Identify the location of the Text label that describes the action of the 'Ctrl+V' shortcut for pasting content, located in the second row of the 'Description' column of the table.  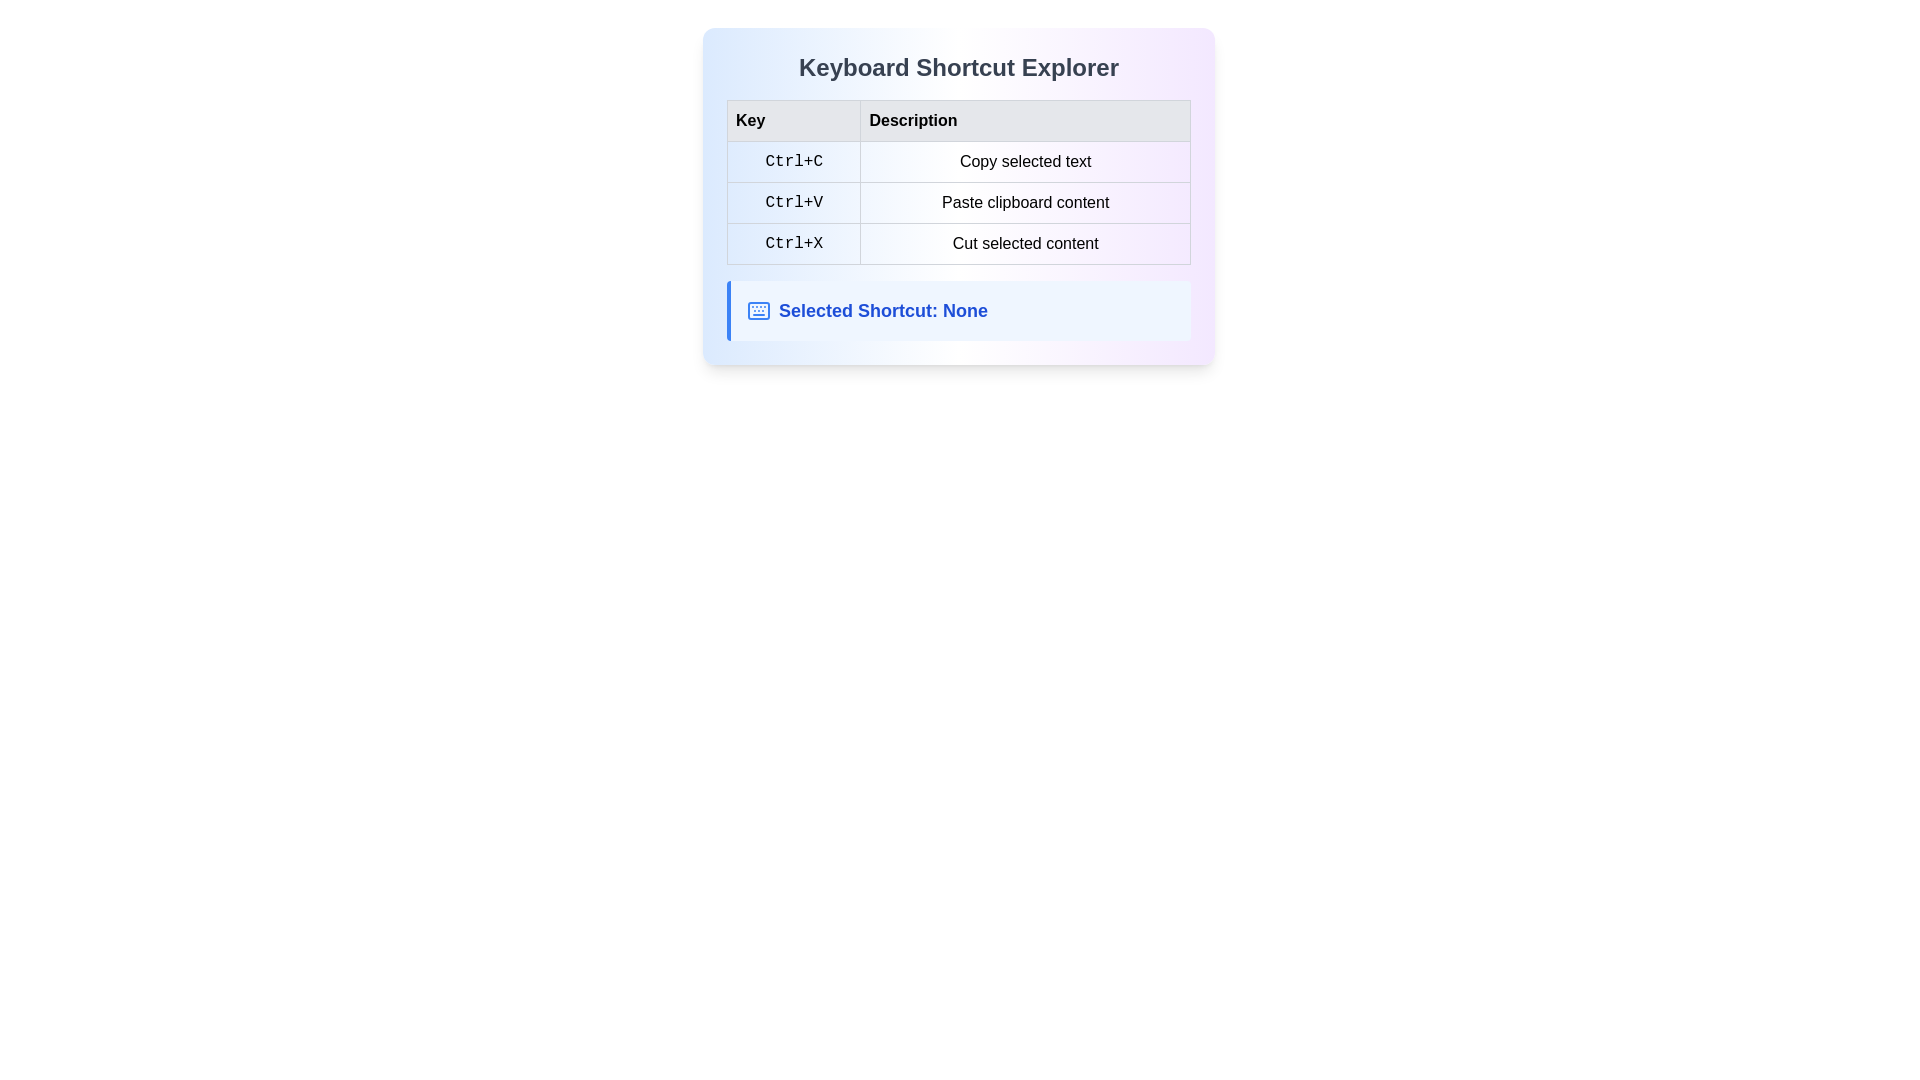
(1025, 203).